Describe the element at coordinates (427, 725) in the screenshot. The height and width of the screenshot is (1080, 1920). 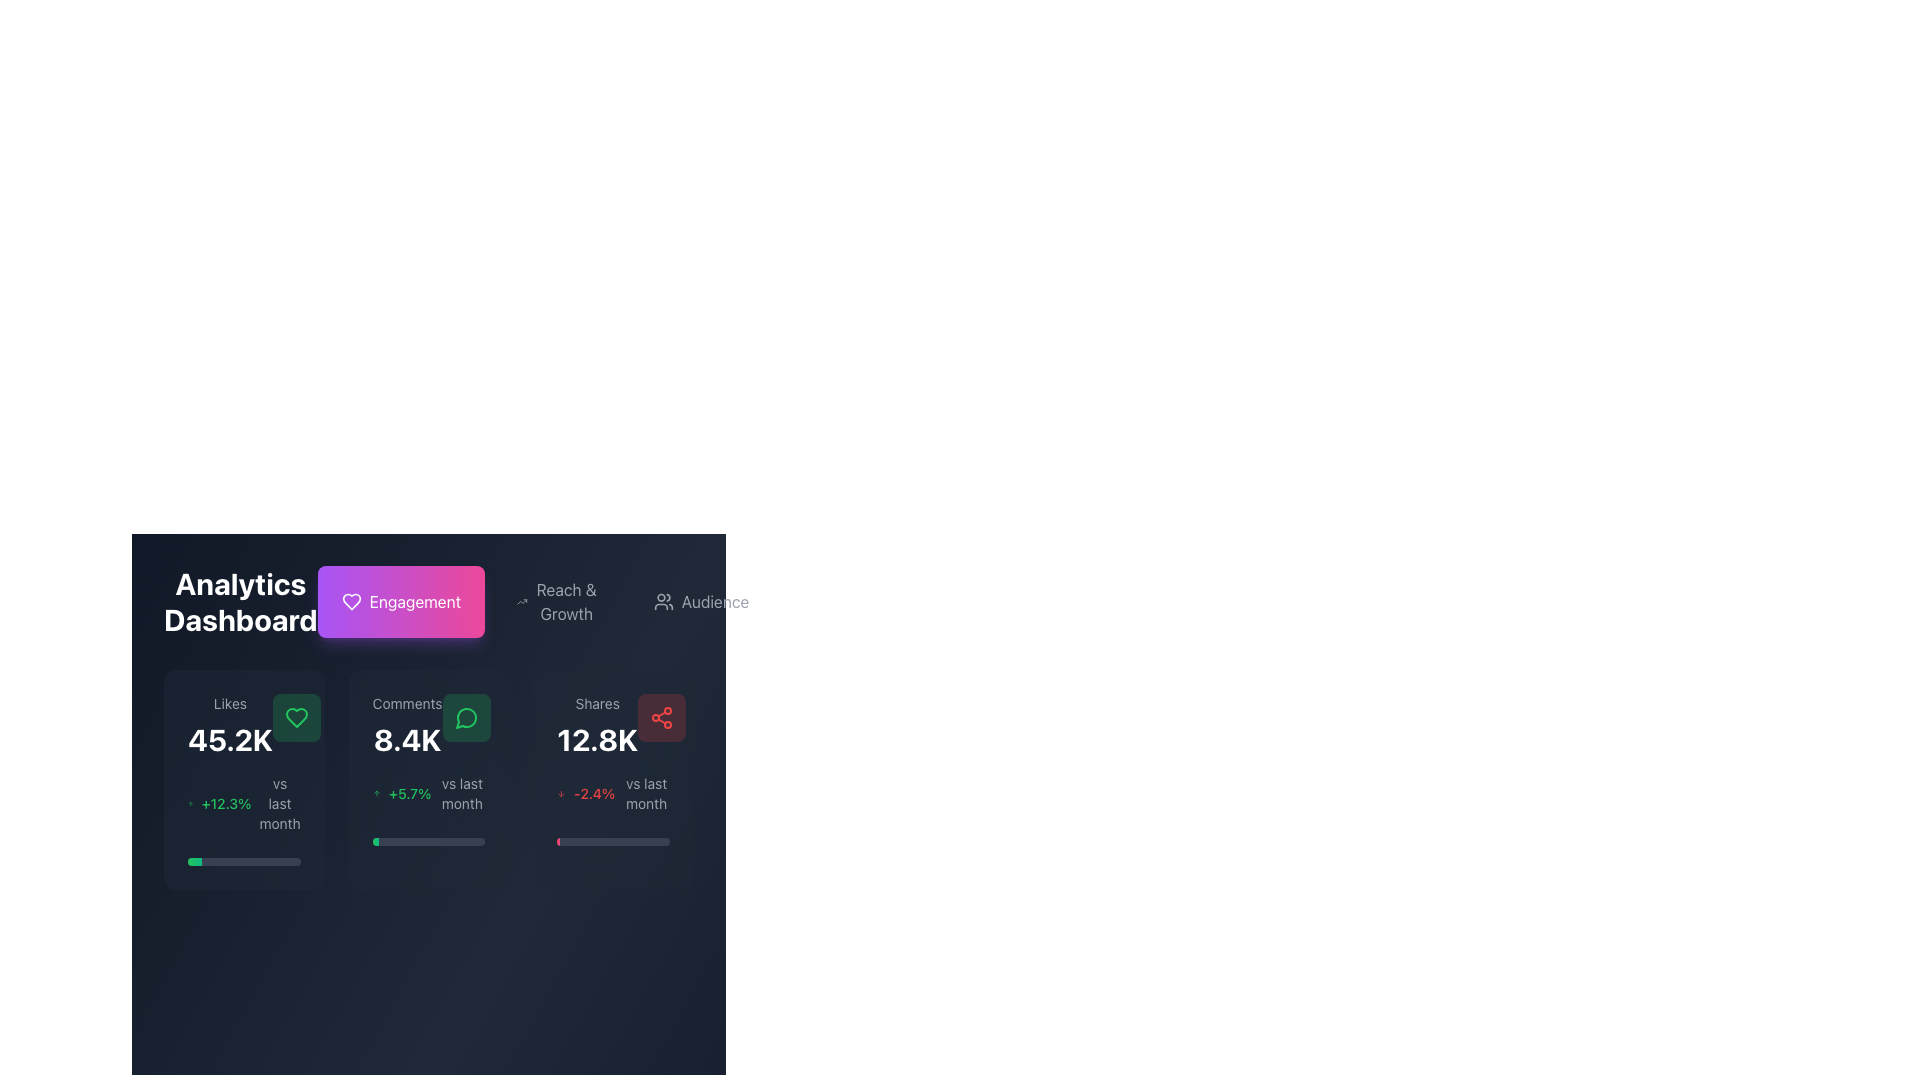
I see `the Metric Display Box that shows the number of comments (8.4K)` at that location.